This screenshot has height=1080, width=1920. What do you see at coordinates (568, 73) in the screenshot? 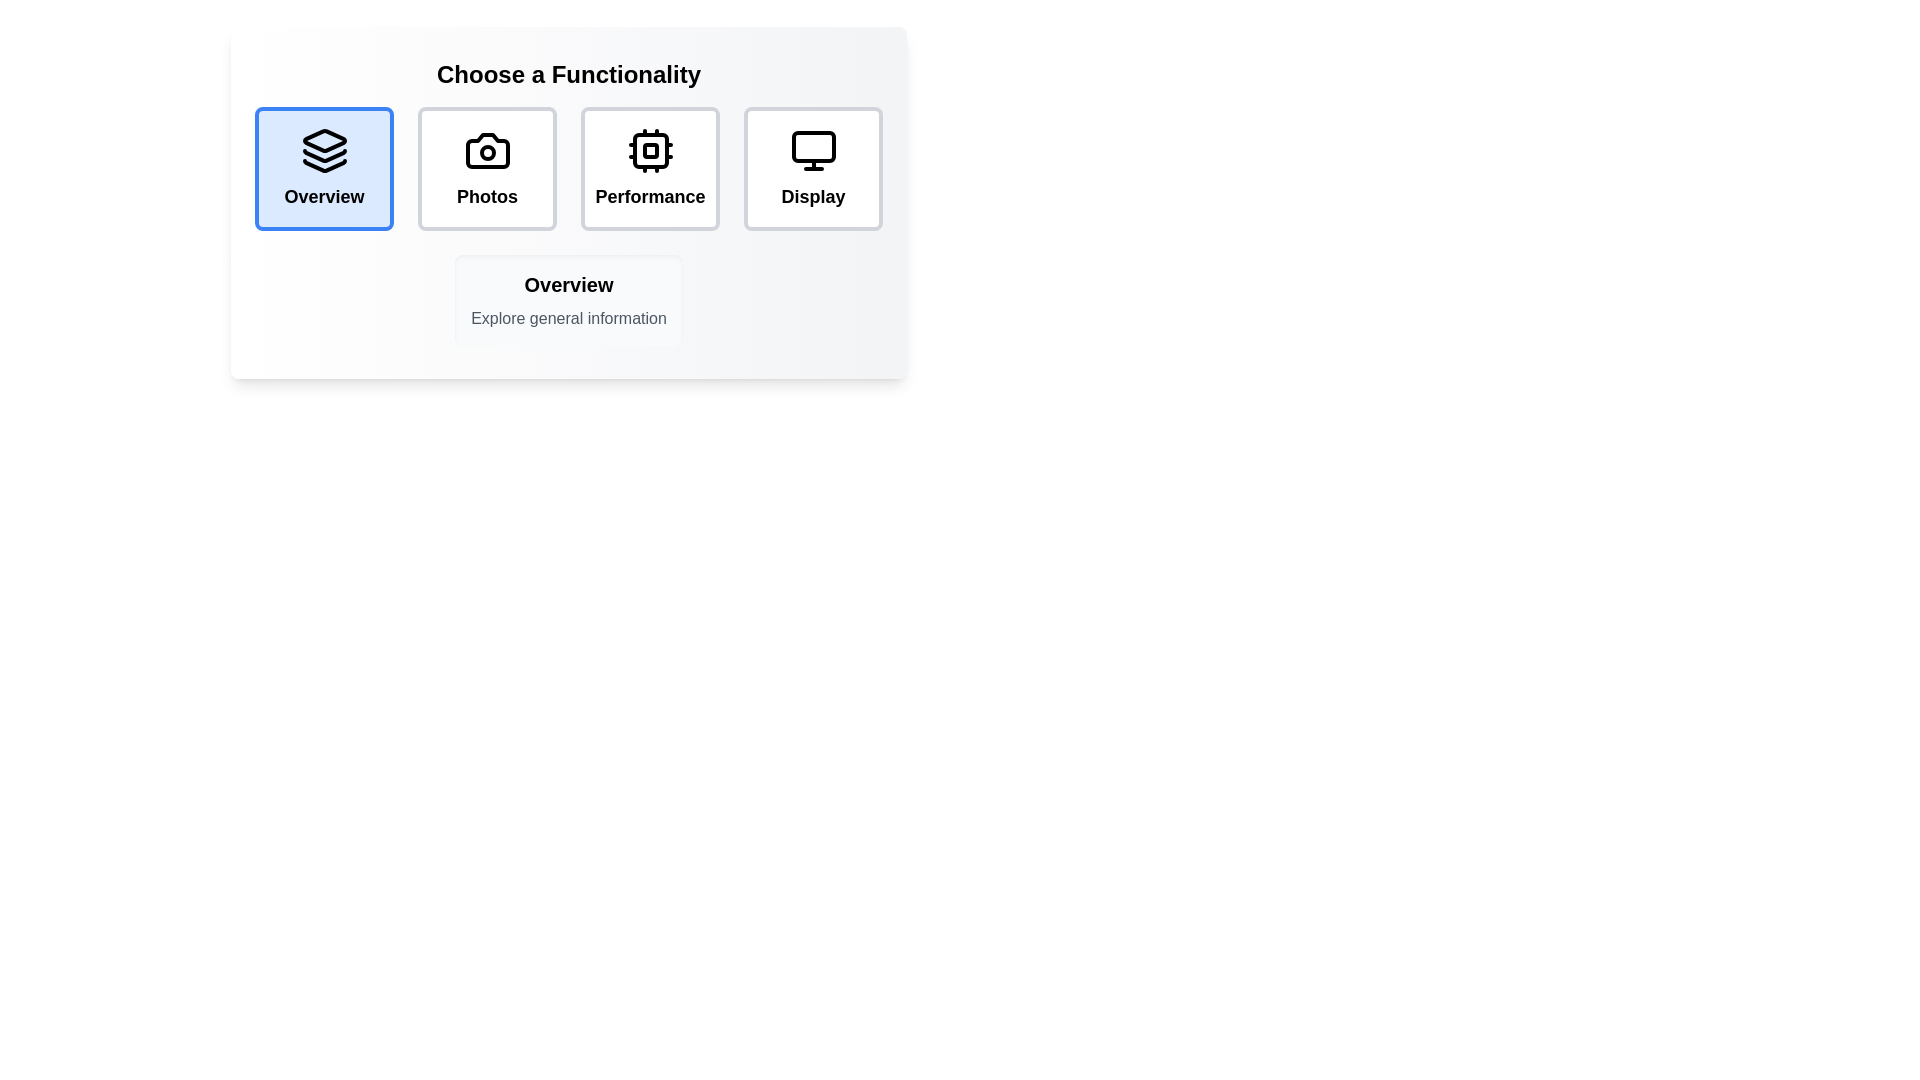
I see `the static text element displaying 'Choose a Functionality', which is prominently styled and positioned at the top-center of the interface` at bounding box center [568, 73].